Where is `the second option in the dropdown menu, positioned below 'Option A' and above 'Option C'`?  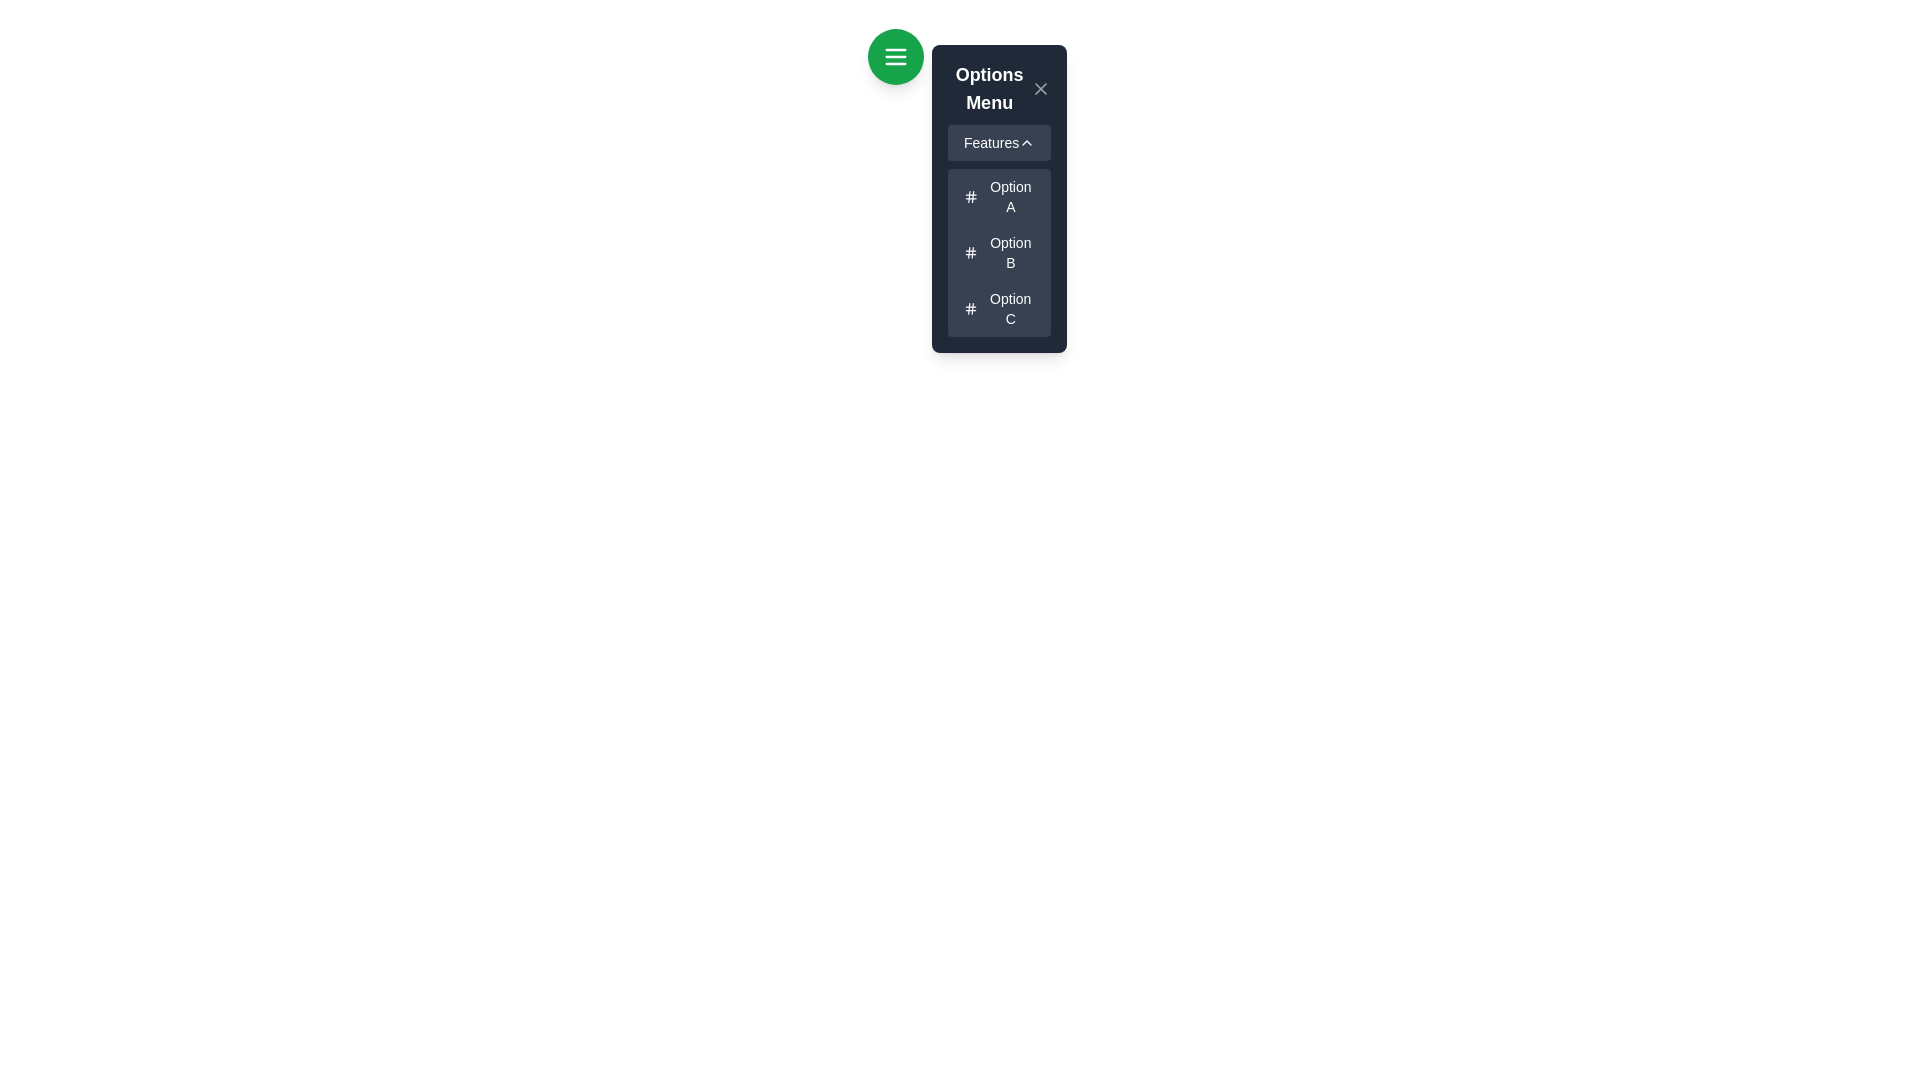 the second option in the dropdown menu, positioned below 'Option A' and above 'Option C' is located at coordinates (999, 252).